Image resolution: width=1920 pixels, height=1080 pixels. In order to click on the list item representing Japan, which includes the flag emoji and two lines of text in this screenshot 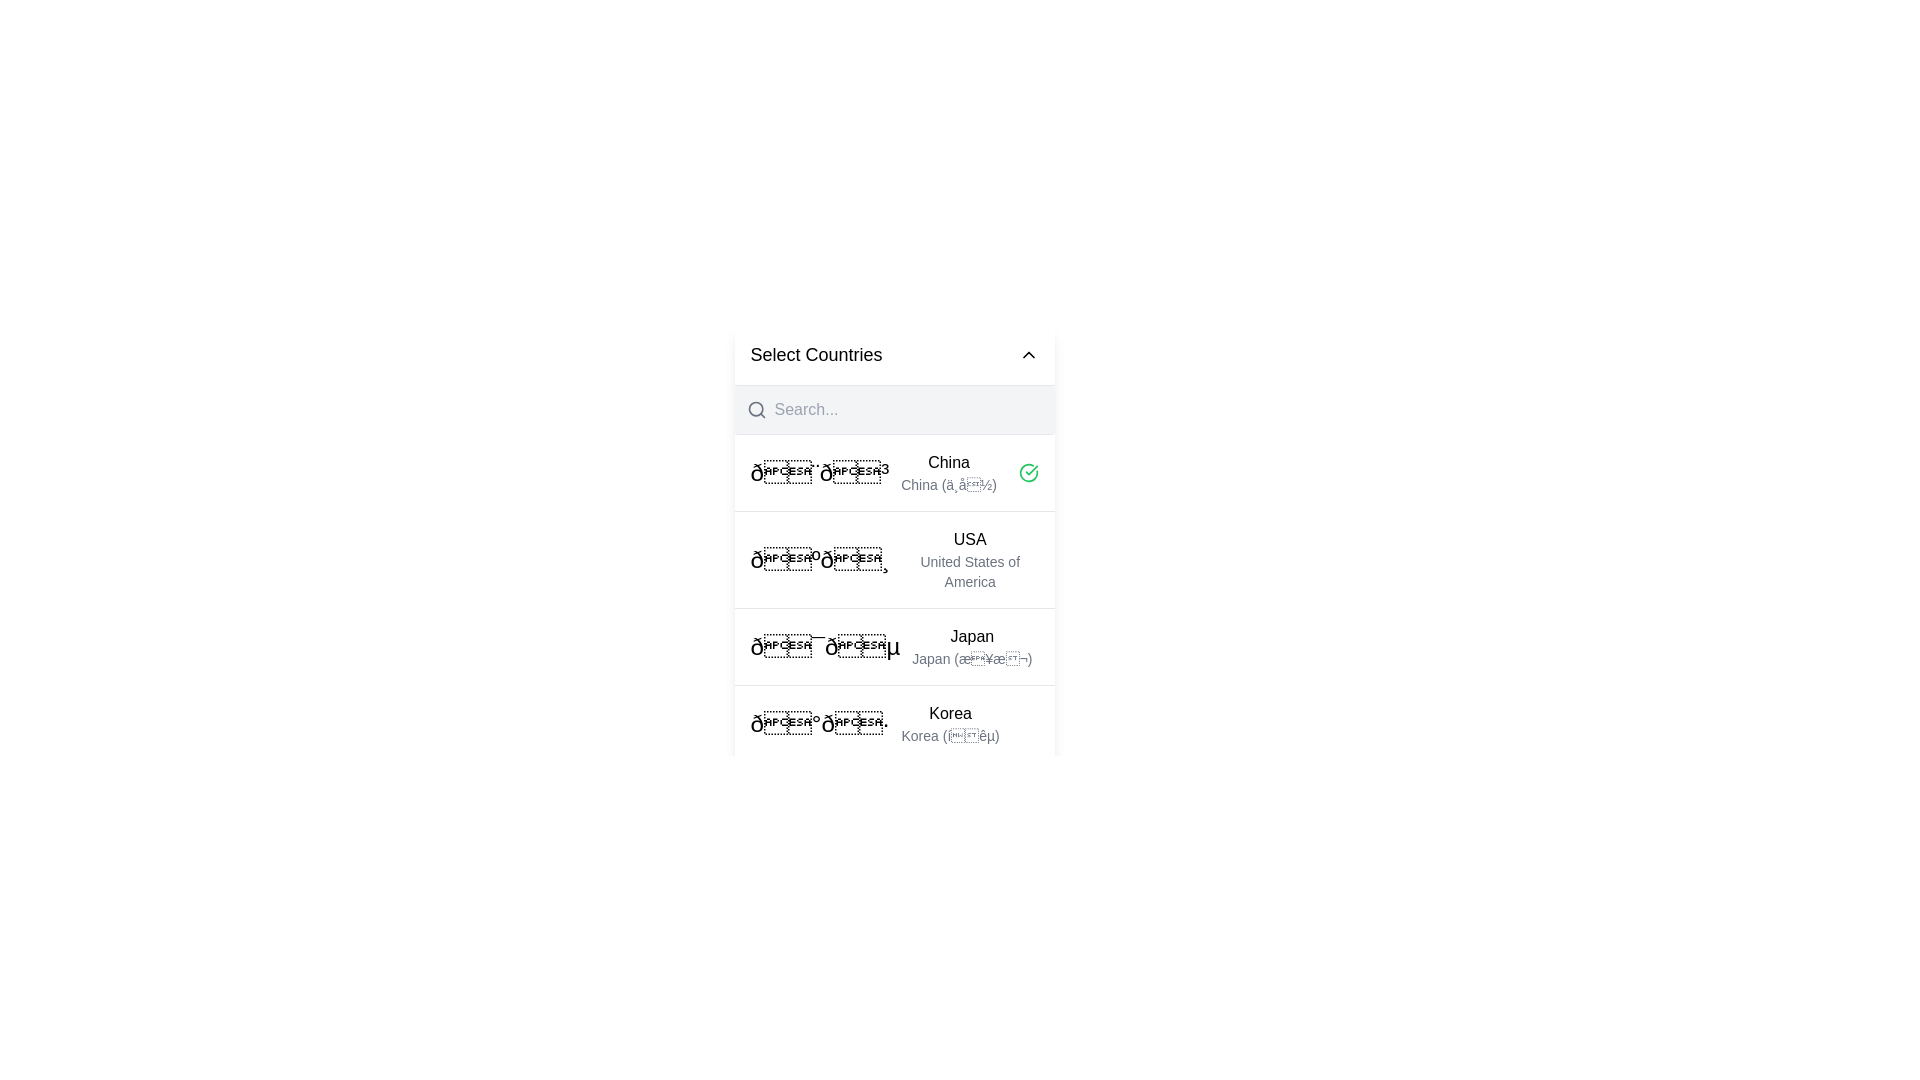, I will do `click(893, 646)`.